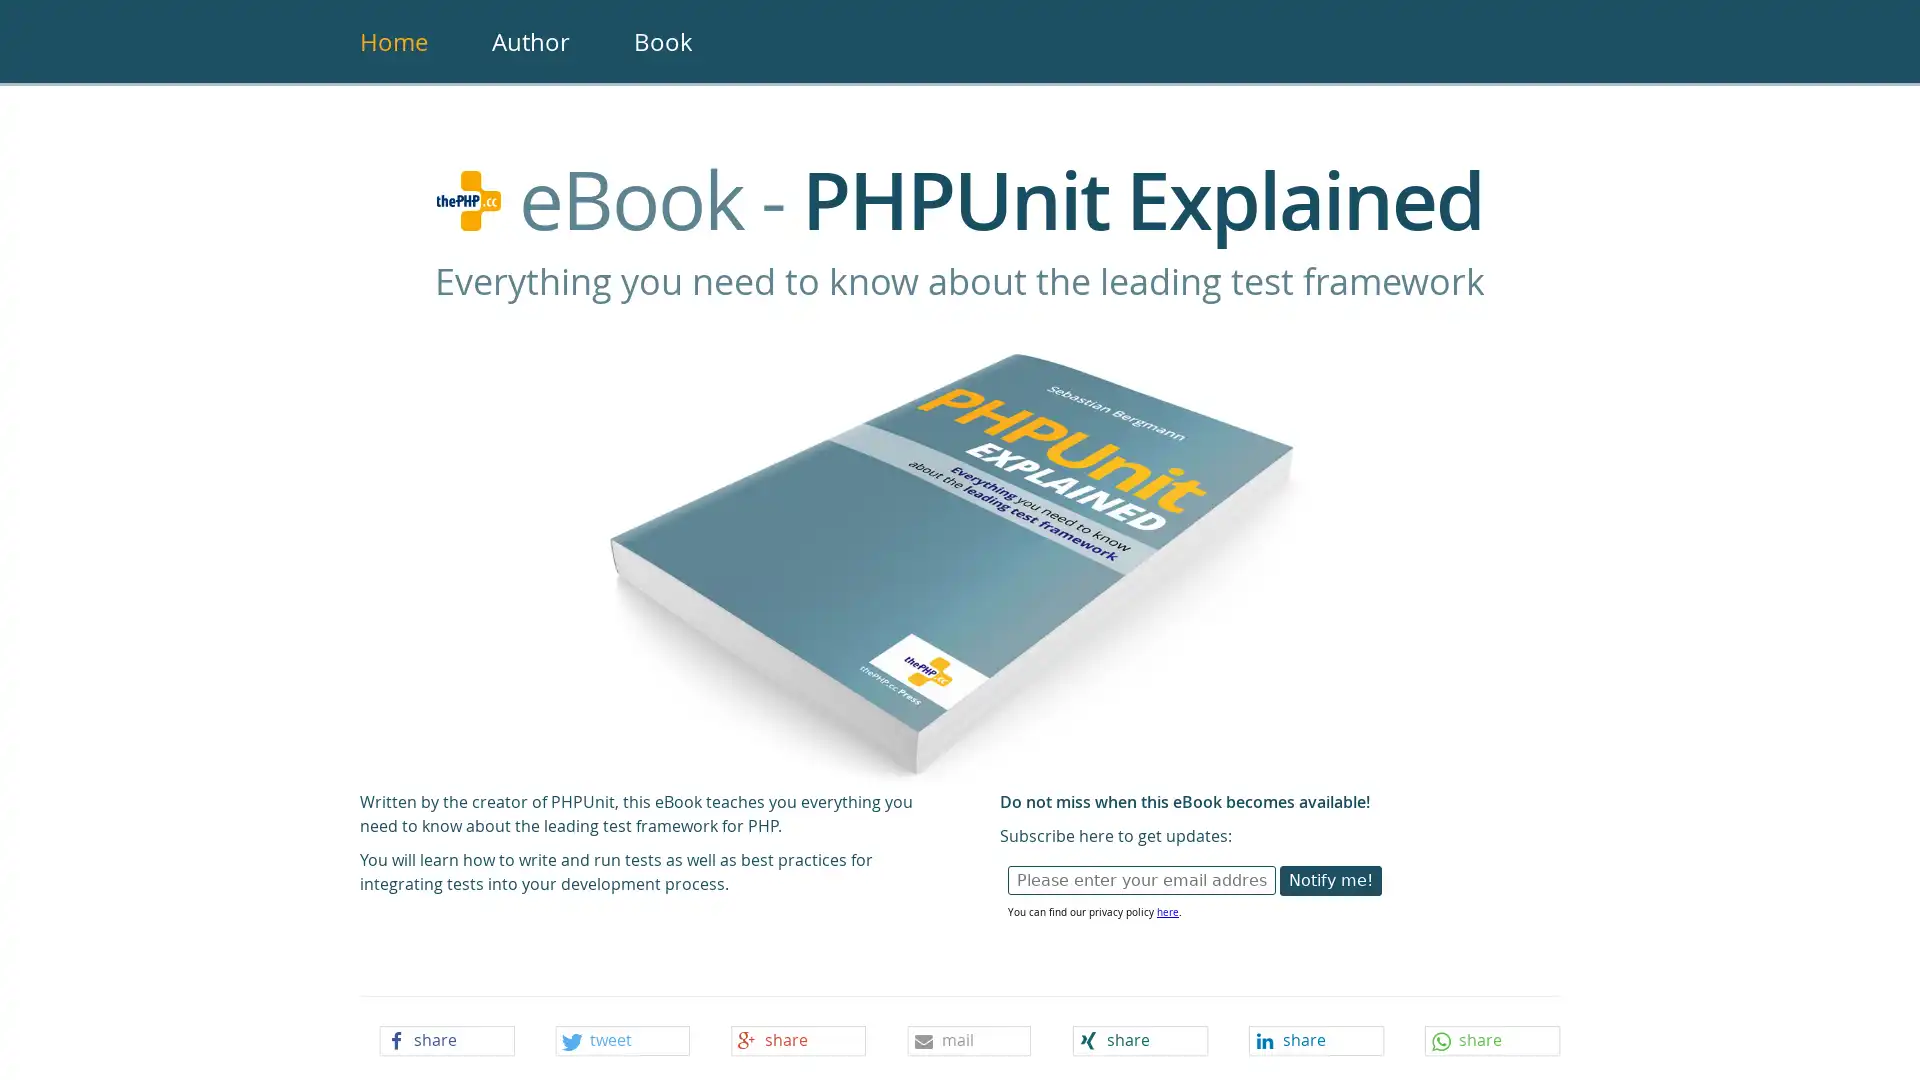 This screenshot has height=1080, width=1920. What do you see at coordinates (621, 1040) in the screenshot?
I see `Share on Twitter` at bounding box center [621, 1040].